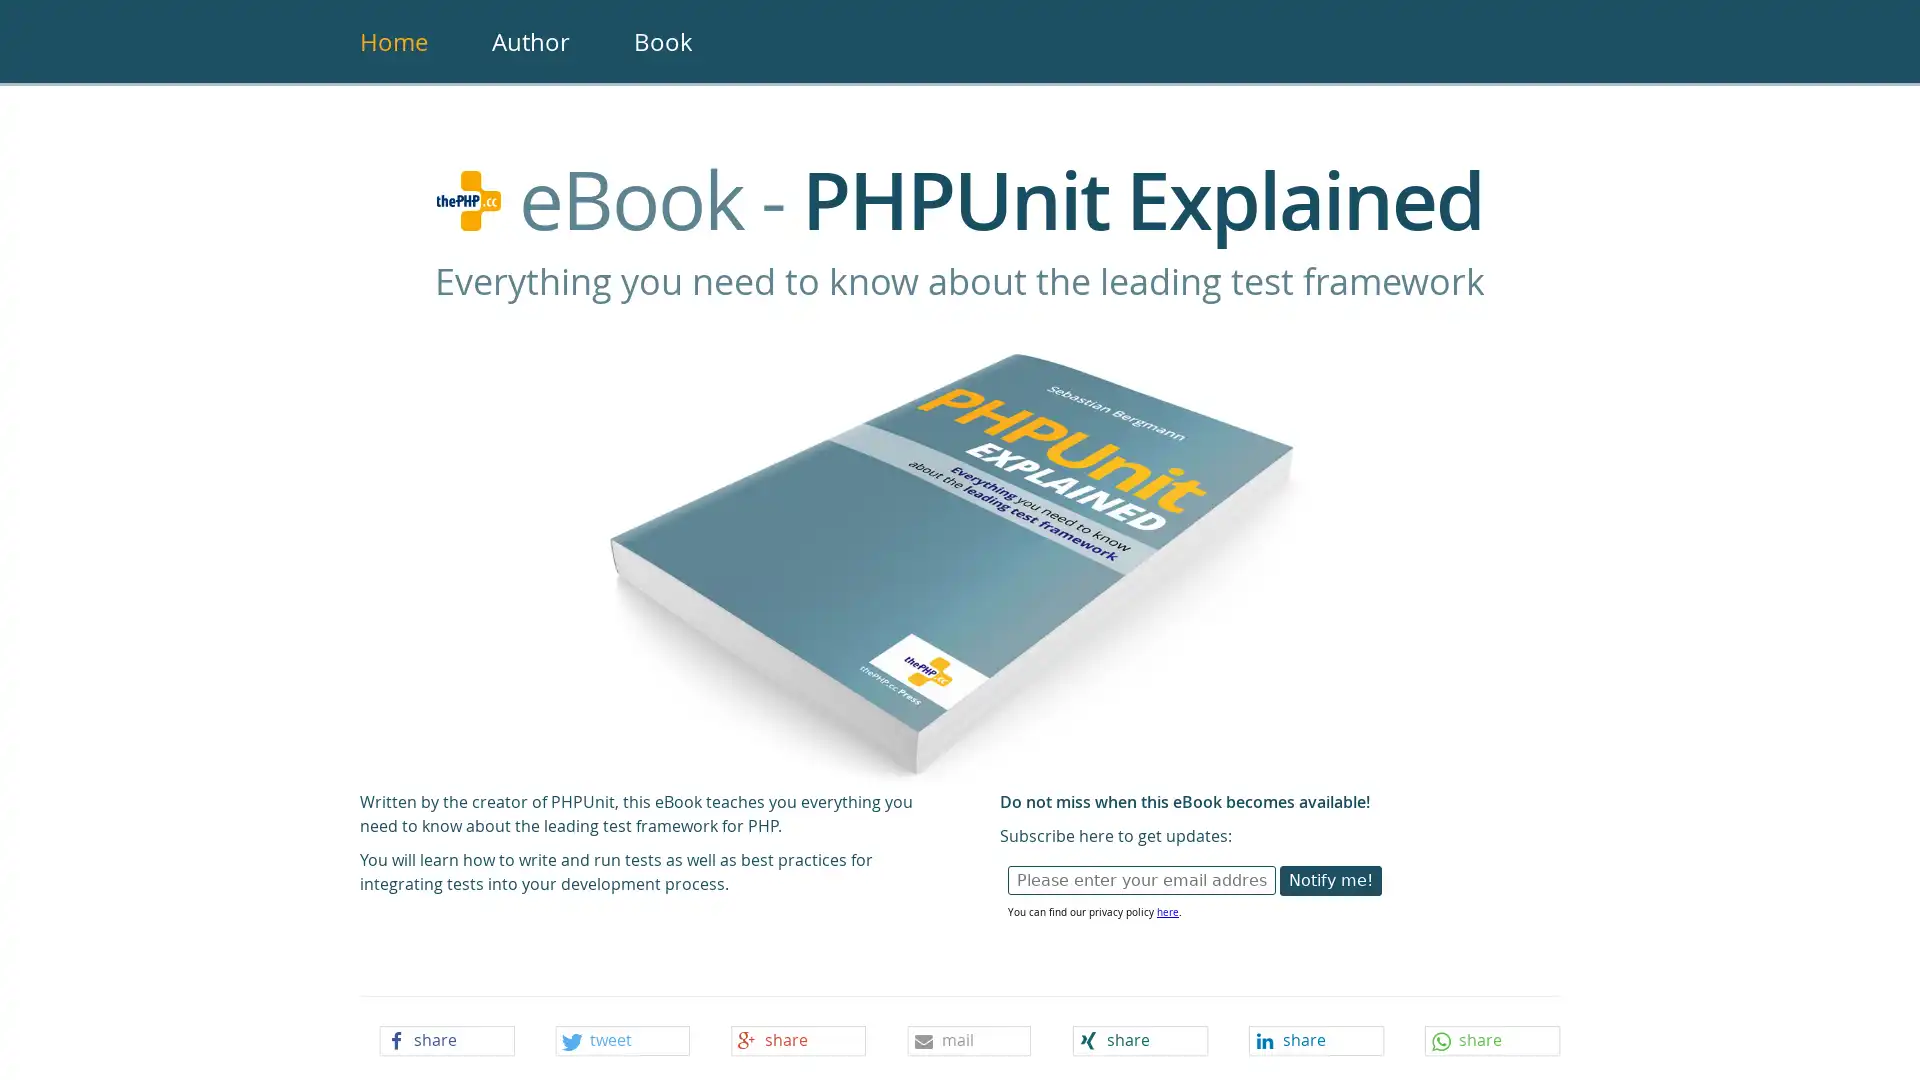 This screenshot has height=1080, width=1920. What do you see at coordinates (621, 1040) in the screenshot?
I see `Share on Twitter` at bounding box center [621, 1040].